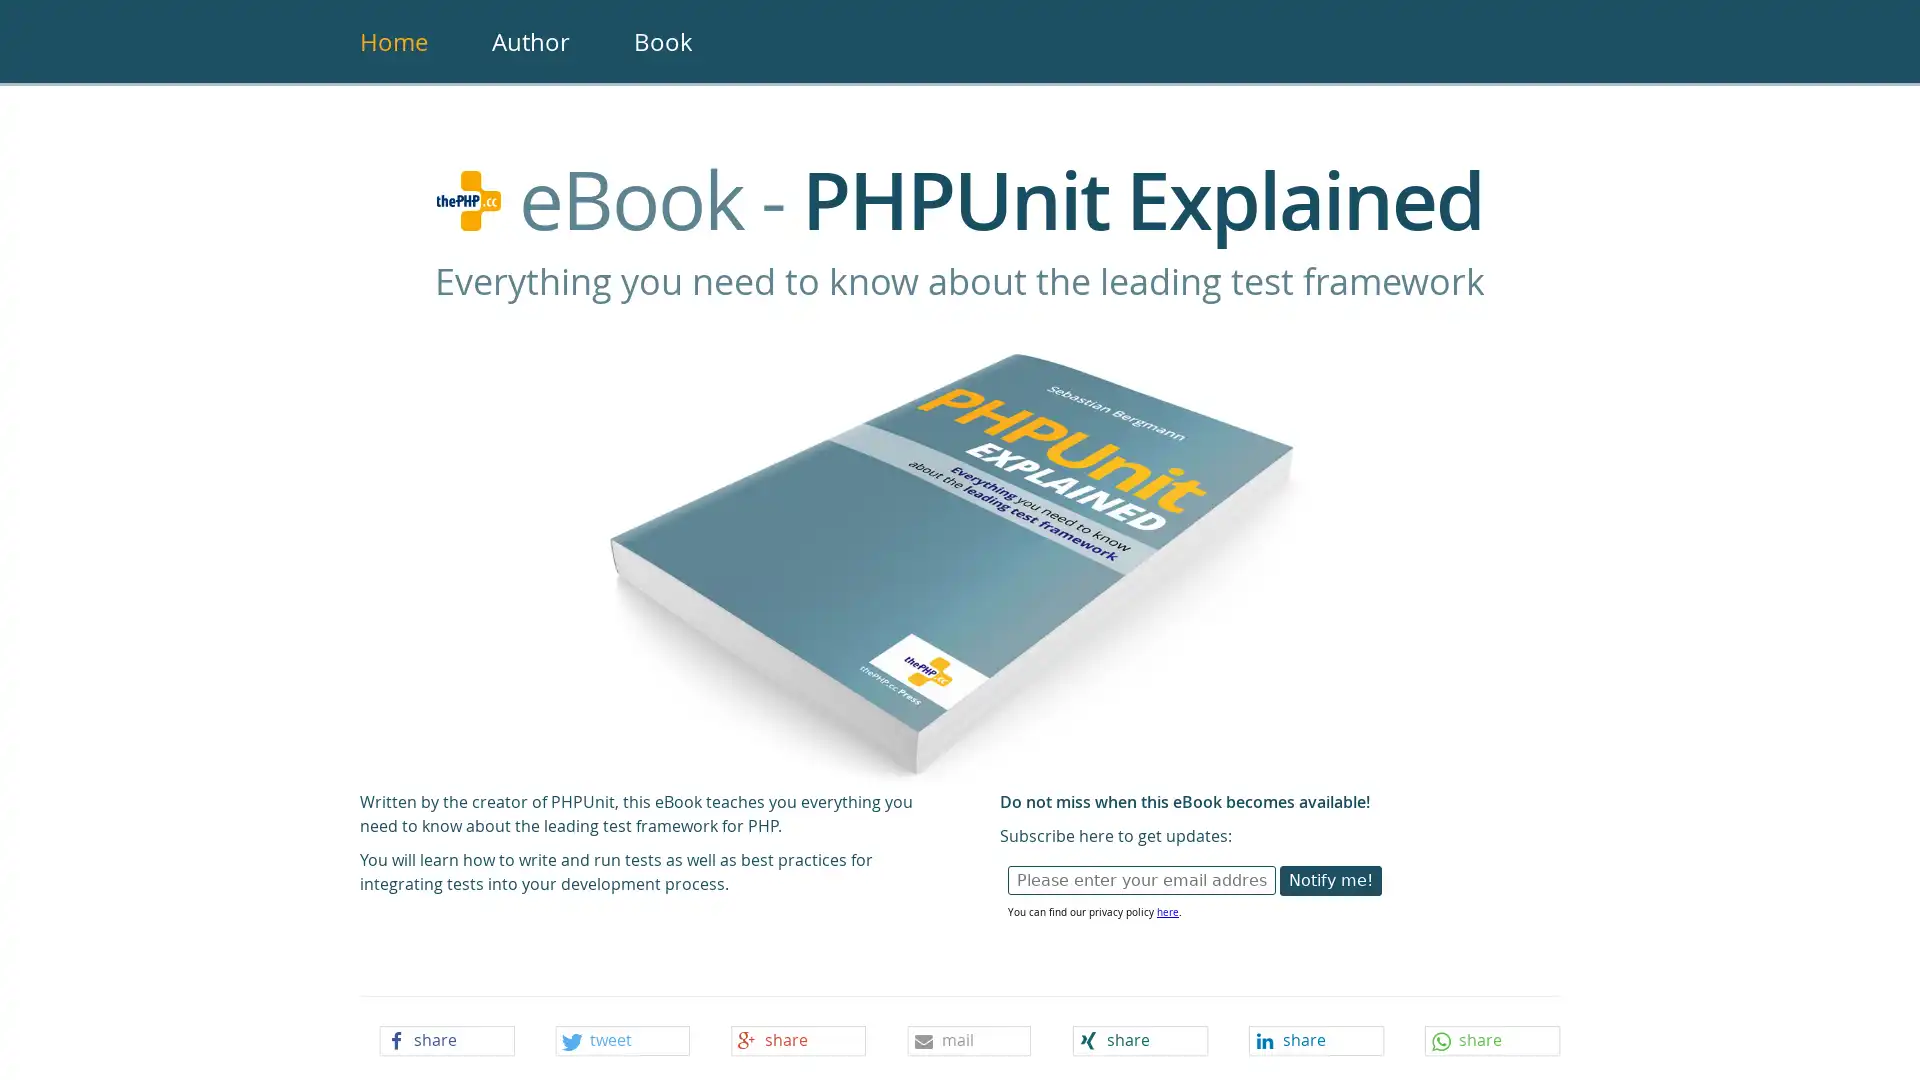 This screenshot has height=1080, width=1920. What do you see at coordinates (621, 1040) in the screenshot?
I see `Share on Twitter` at bounding box center [621, 1040].